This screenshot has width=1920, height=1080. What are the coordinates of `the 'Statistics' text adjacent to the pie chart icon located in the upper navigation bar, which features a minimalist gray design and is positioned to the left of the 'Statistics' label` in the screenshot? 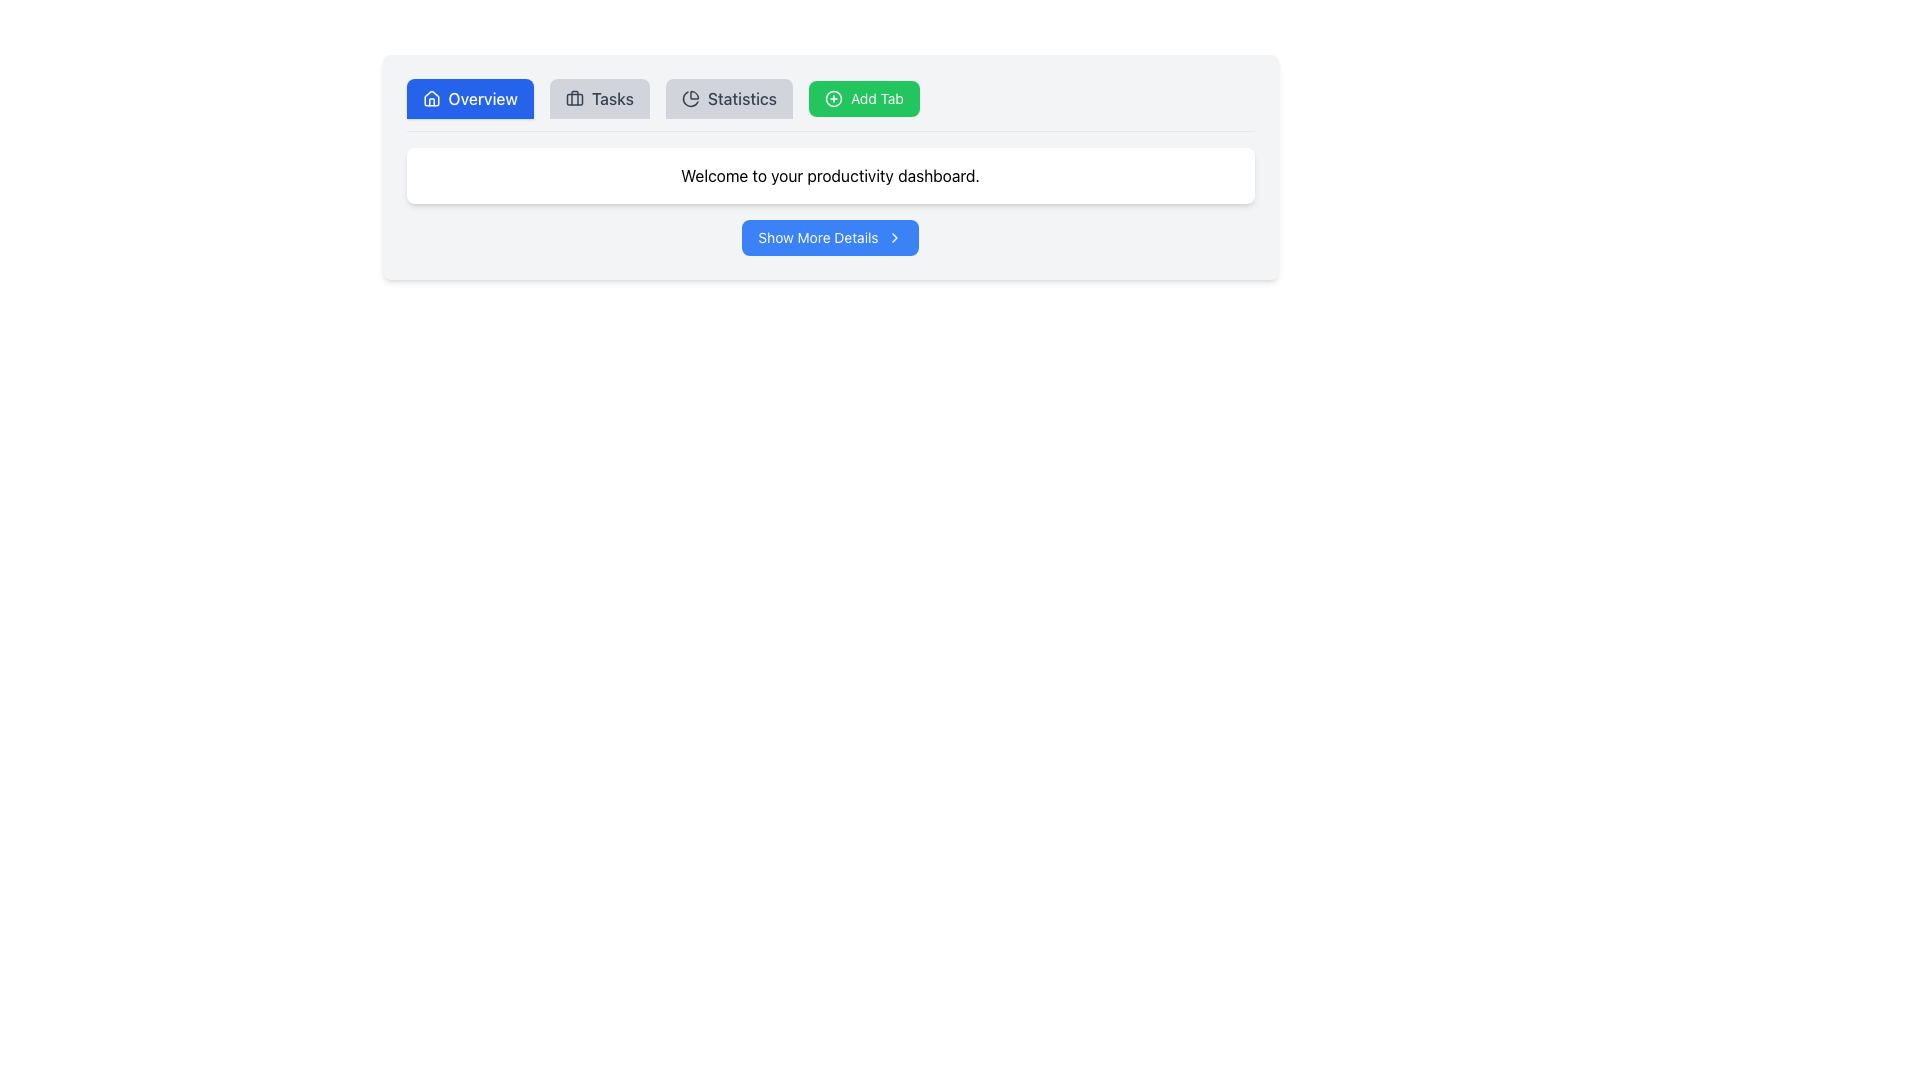 It's located at (690, 99).